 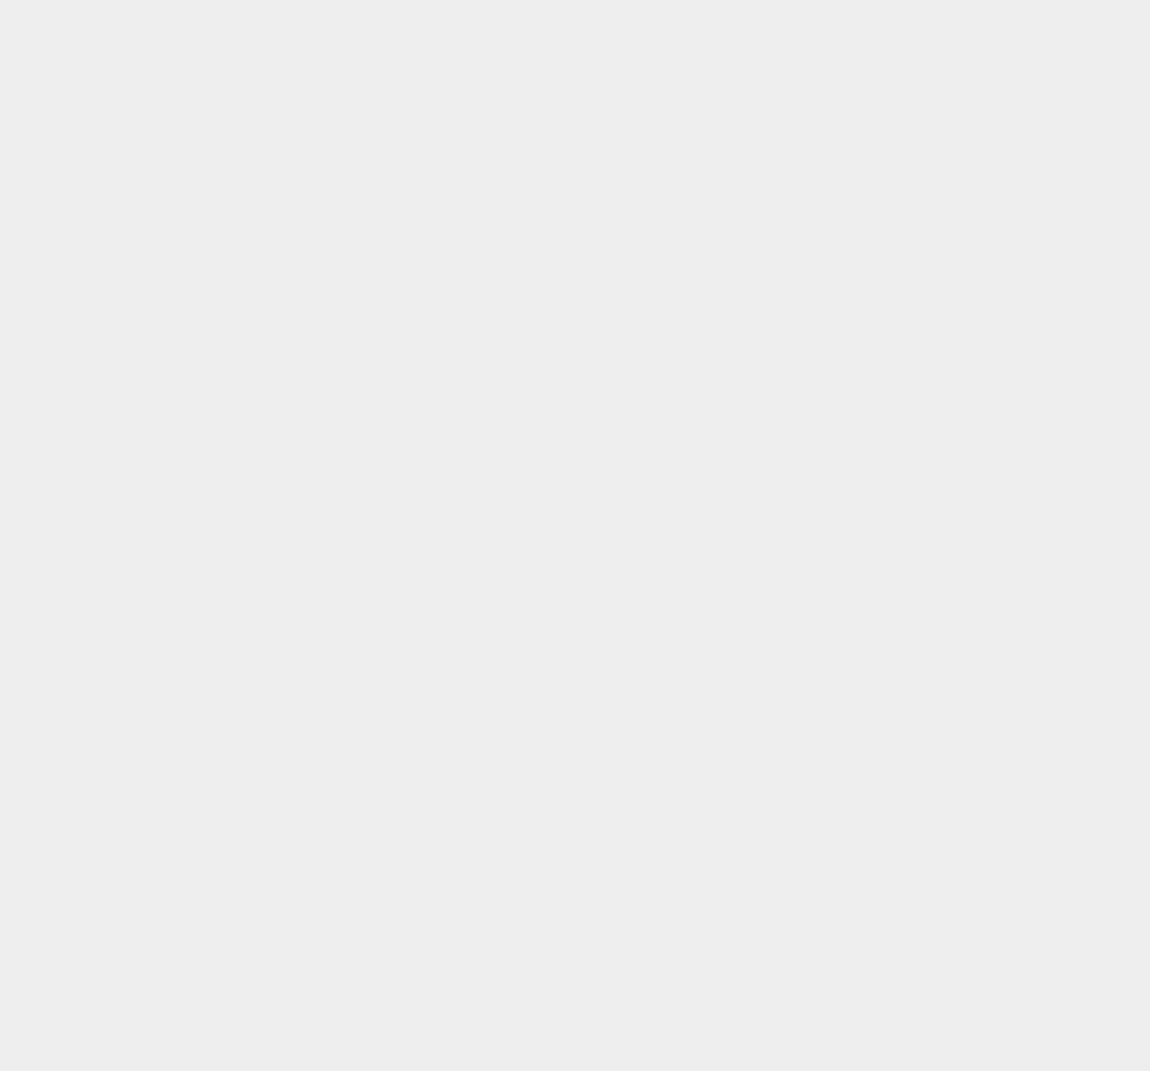 What do you see at coordinates (835, 408) in the screenshot?
I see `'iPadOS'` at bounding box center [835, 408].